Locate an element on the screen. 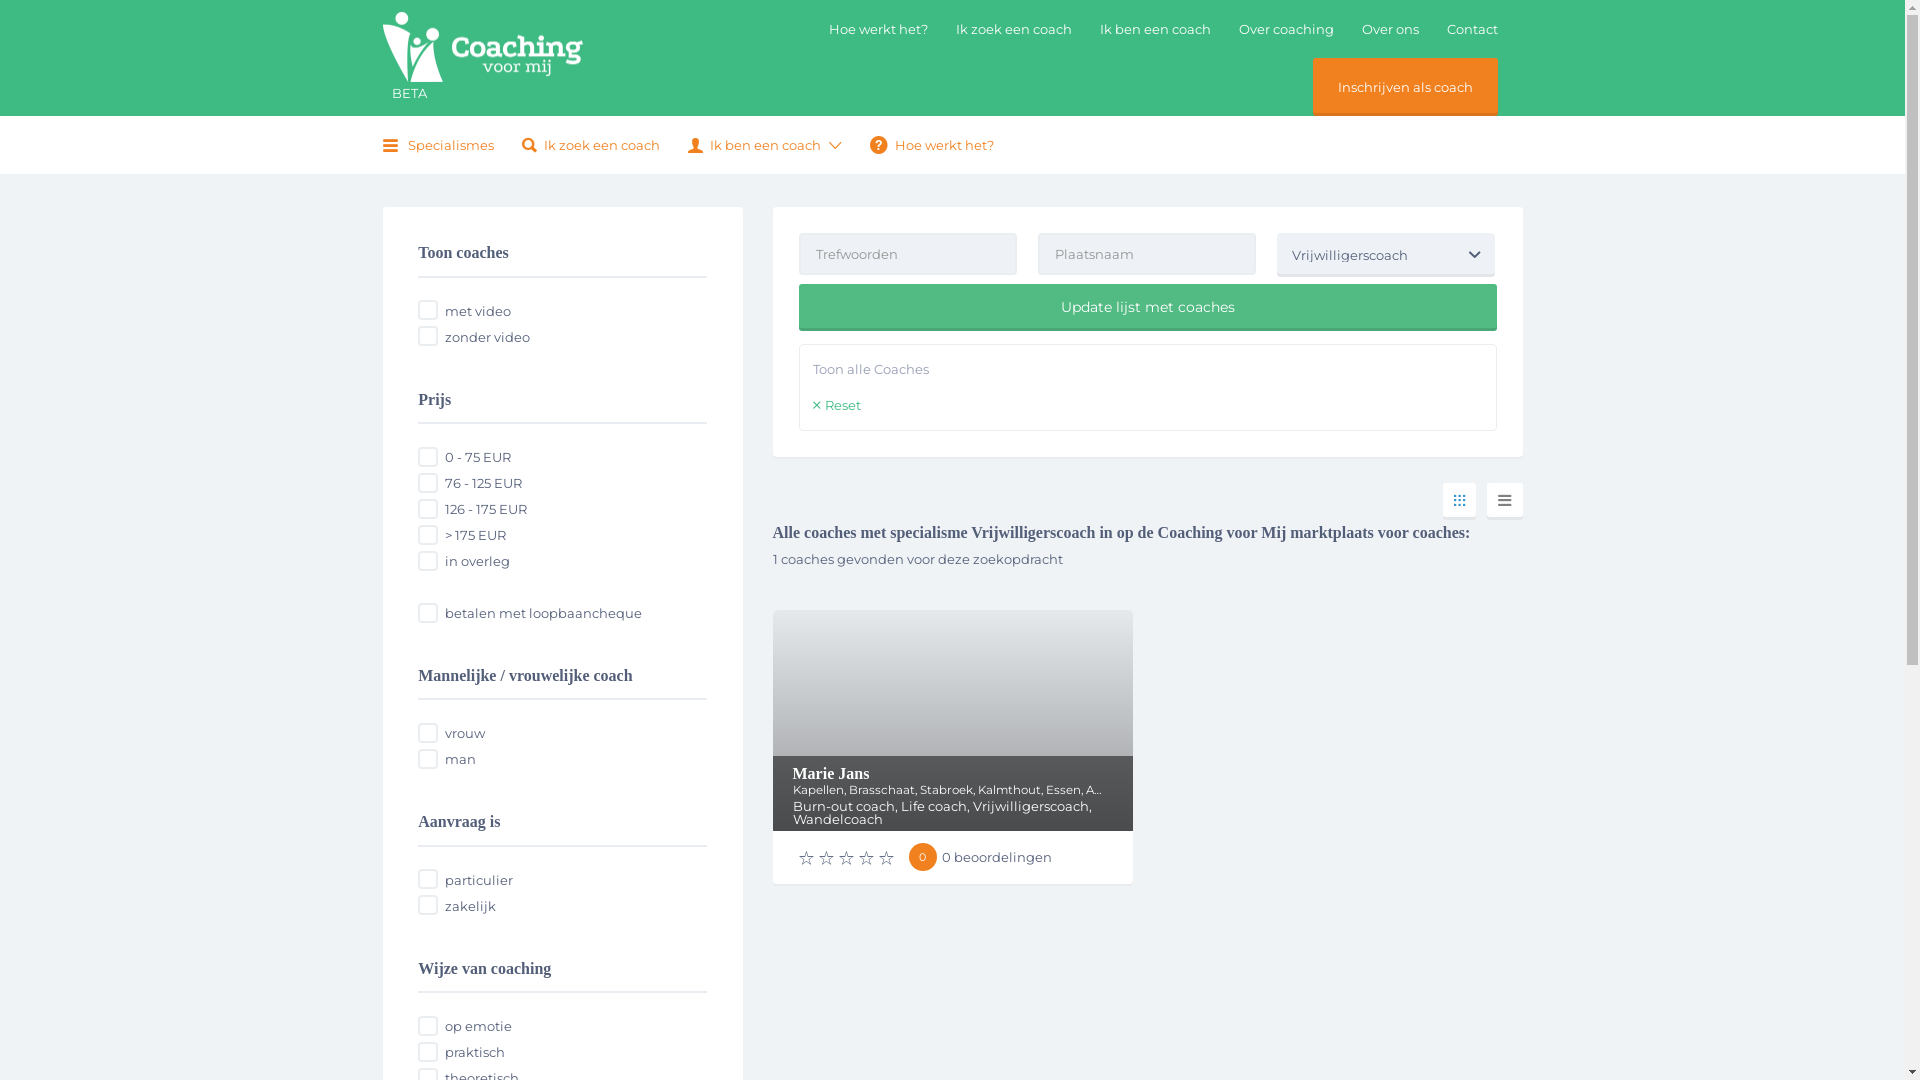 This screenshot has height=1080, width=1920. '126_175' is located at coordinates (416, 508).